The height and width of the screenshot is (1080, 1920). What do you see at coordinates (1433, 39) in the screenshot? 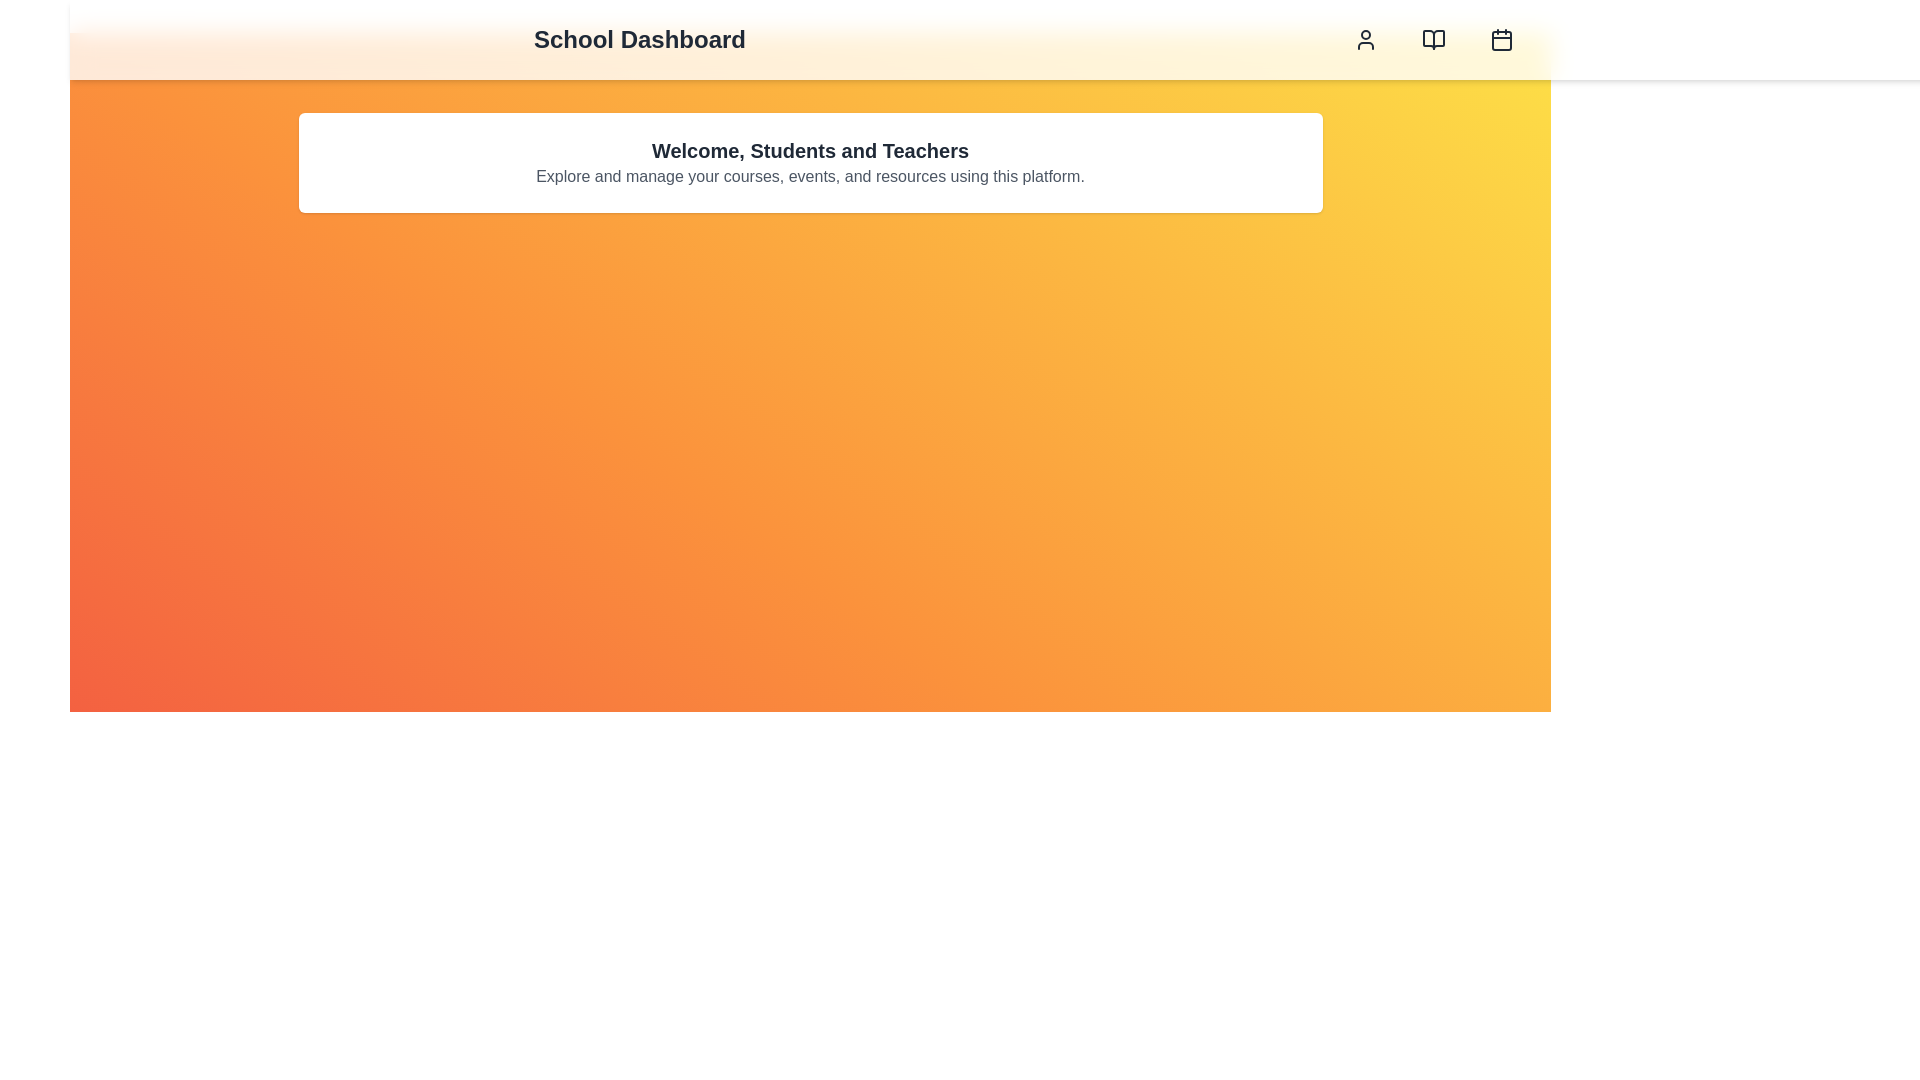
I see `the navigation button corresponding to BookOpen` at bounding box center [1433, 39].